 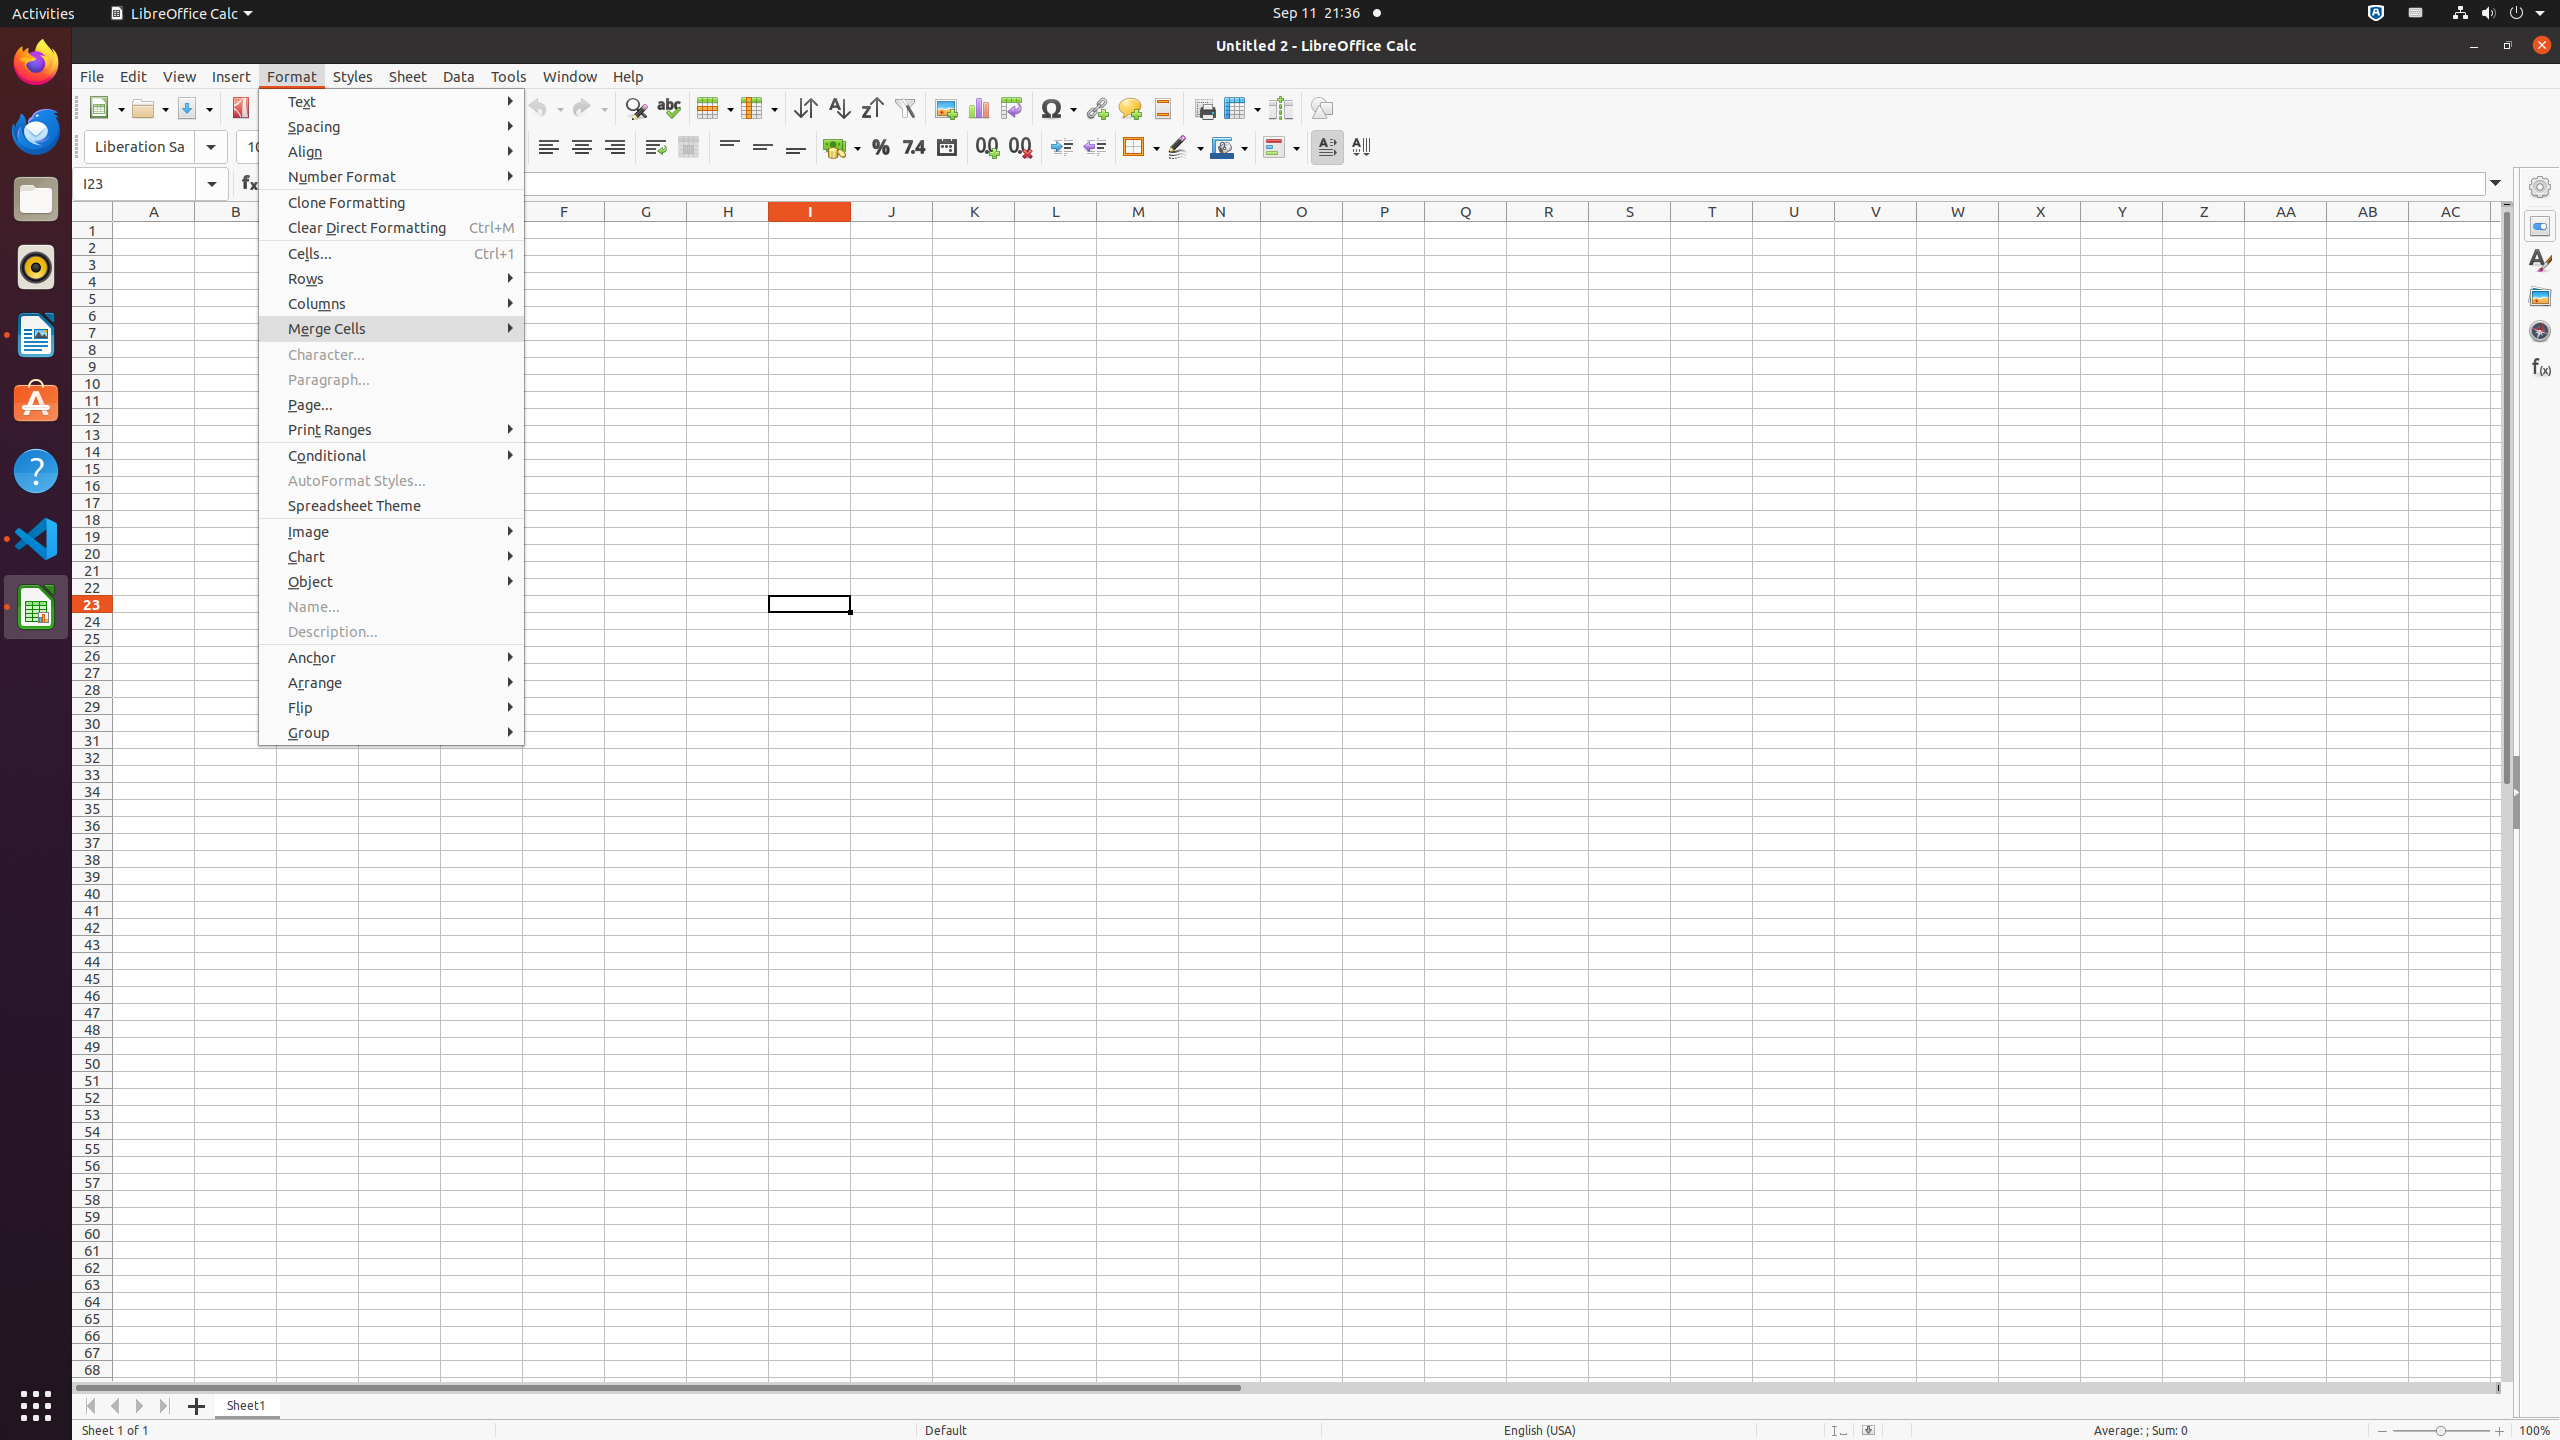 I want to click on 'N1', so click(x=1219, y=229).